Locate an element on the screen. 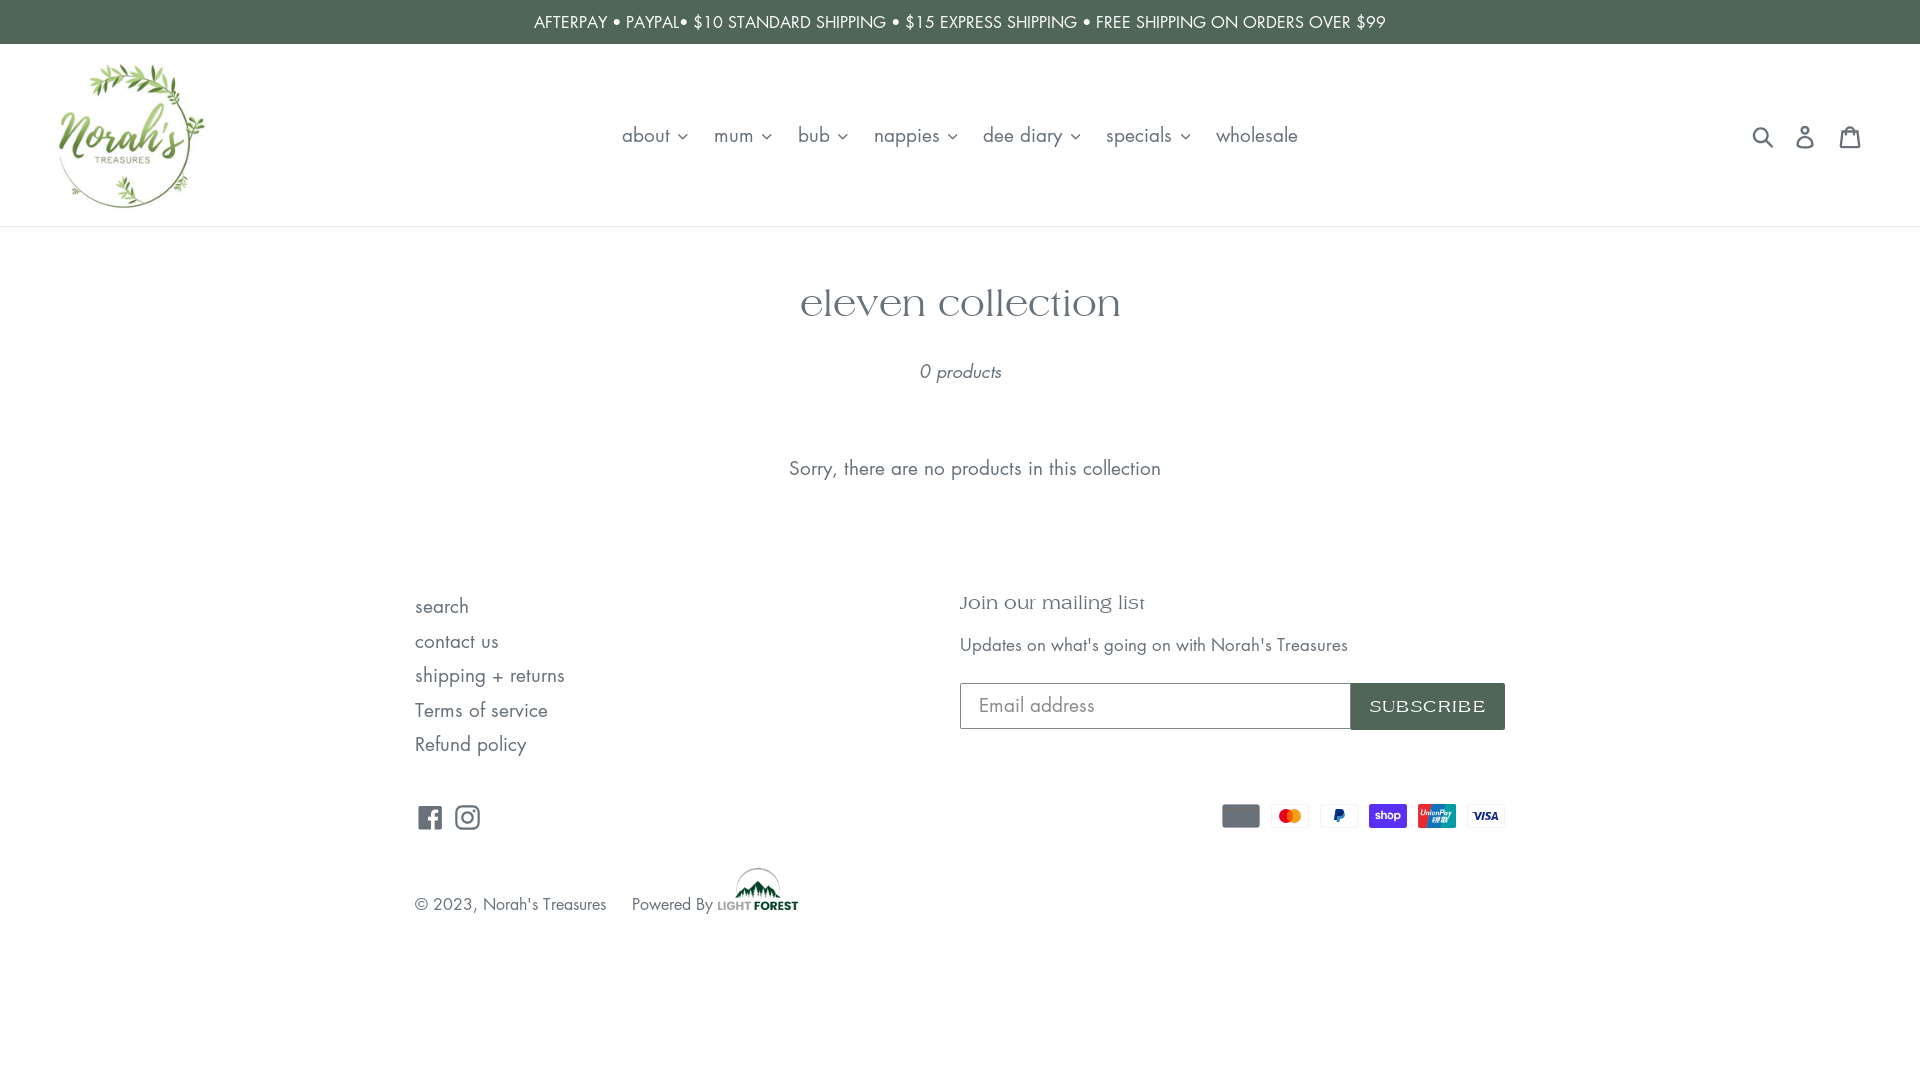 The width and height of the screenshot is (1920, 1080). 'Refund policy' is located at coordinates (469, 743).